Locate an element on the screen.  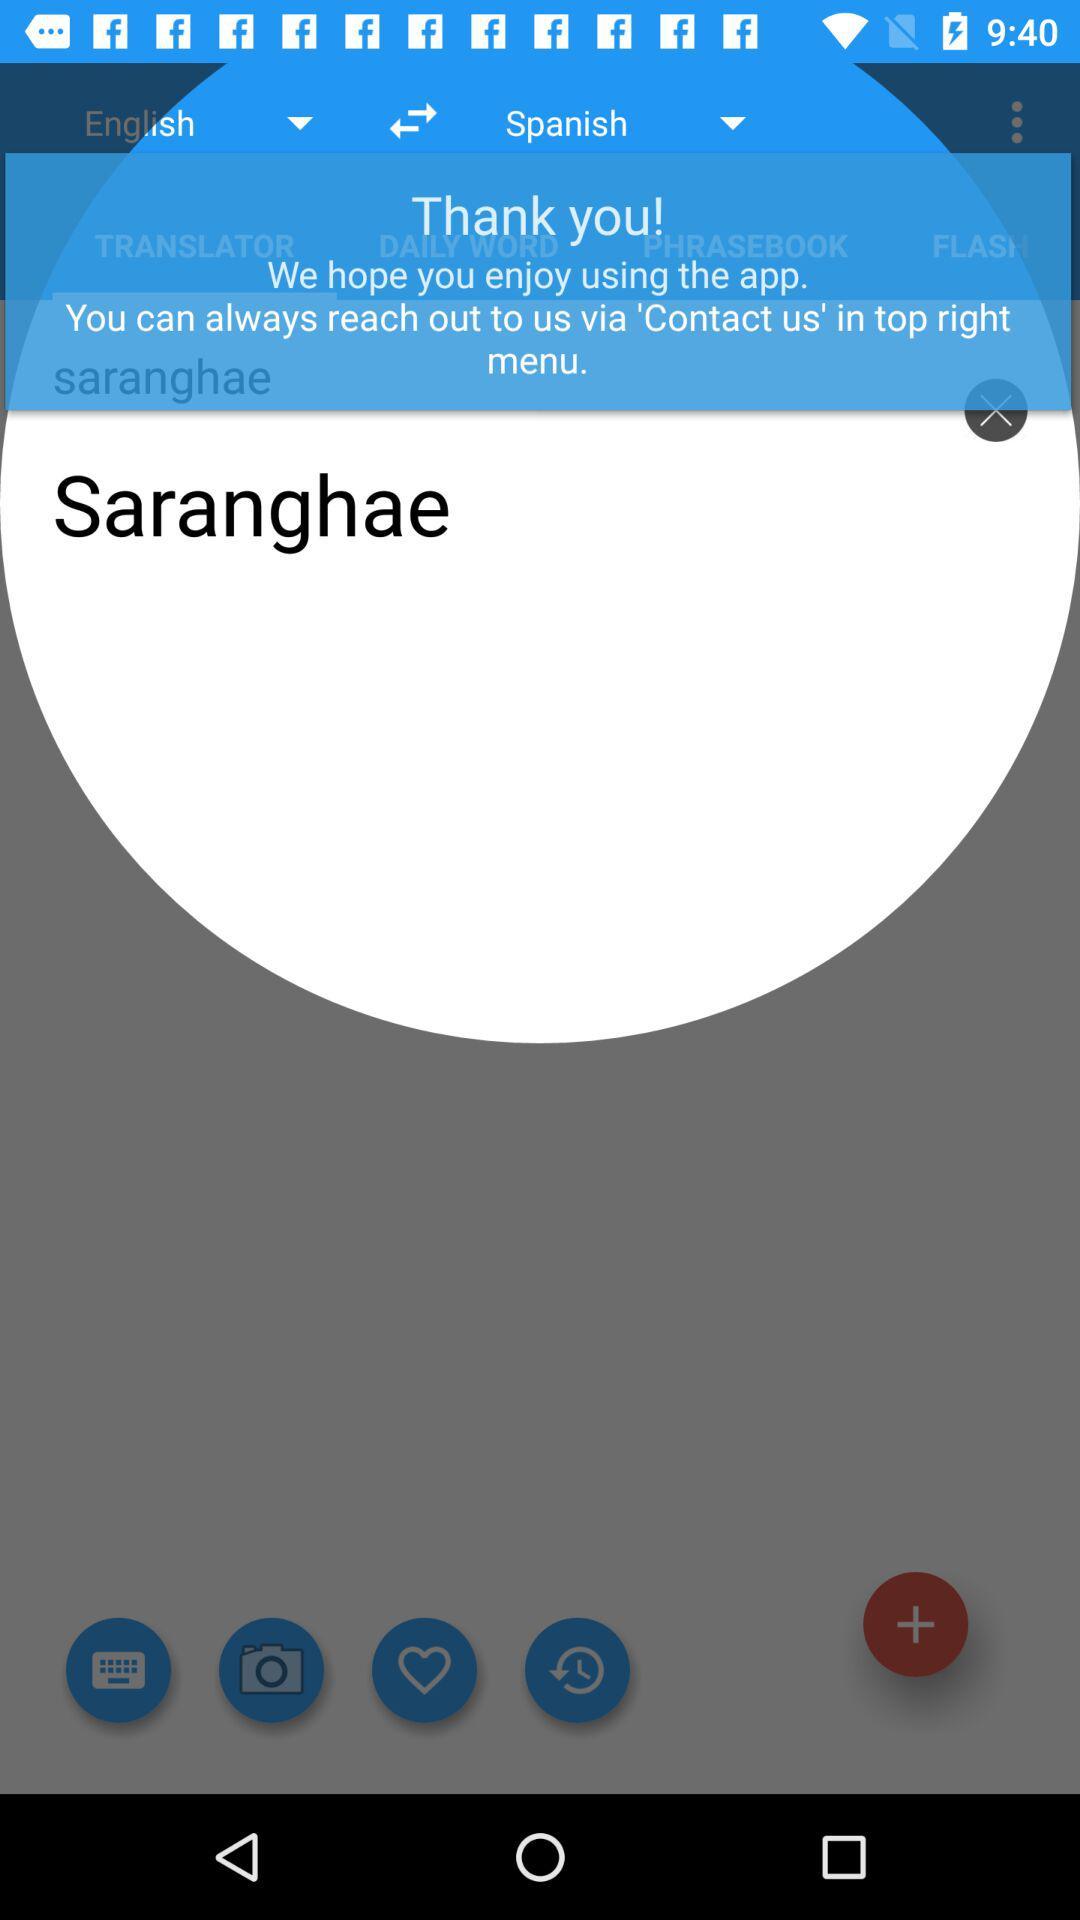
the photo icon is located at coordinates (271, 1670).